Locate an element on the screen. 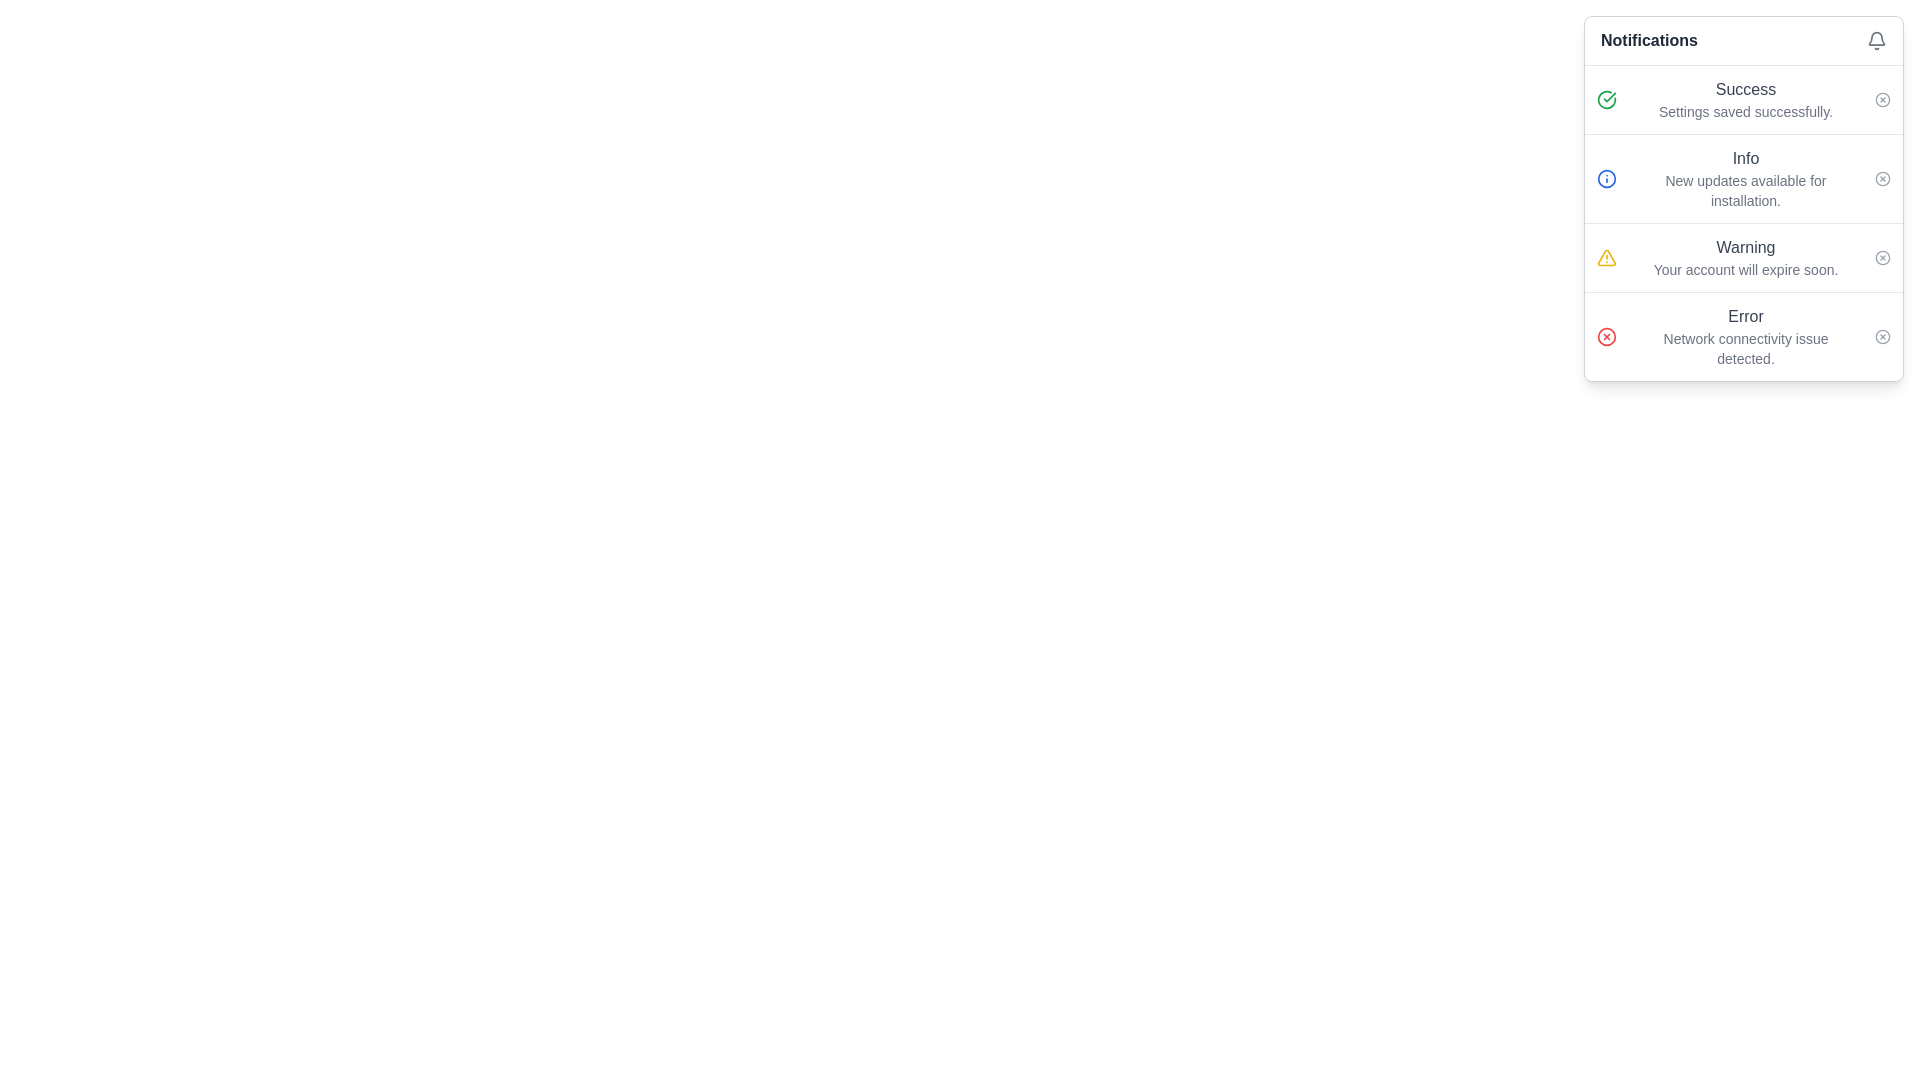  the notification text block that informs the user about the successful saving of settings is located at coordinates (1745, 100).